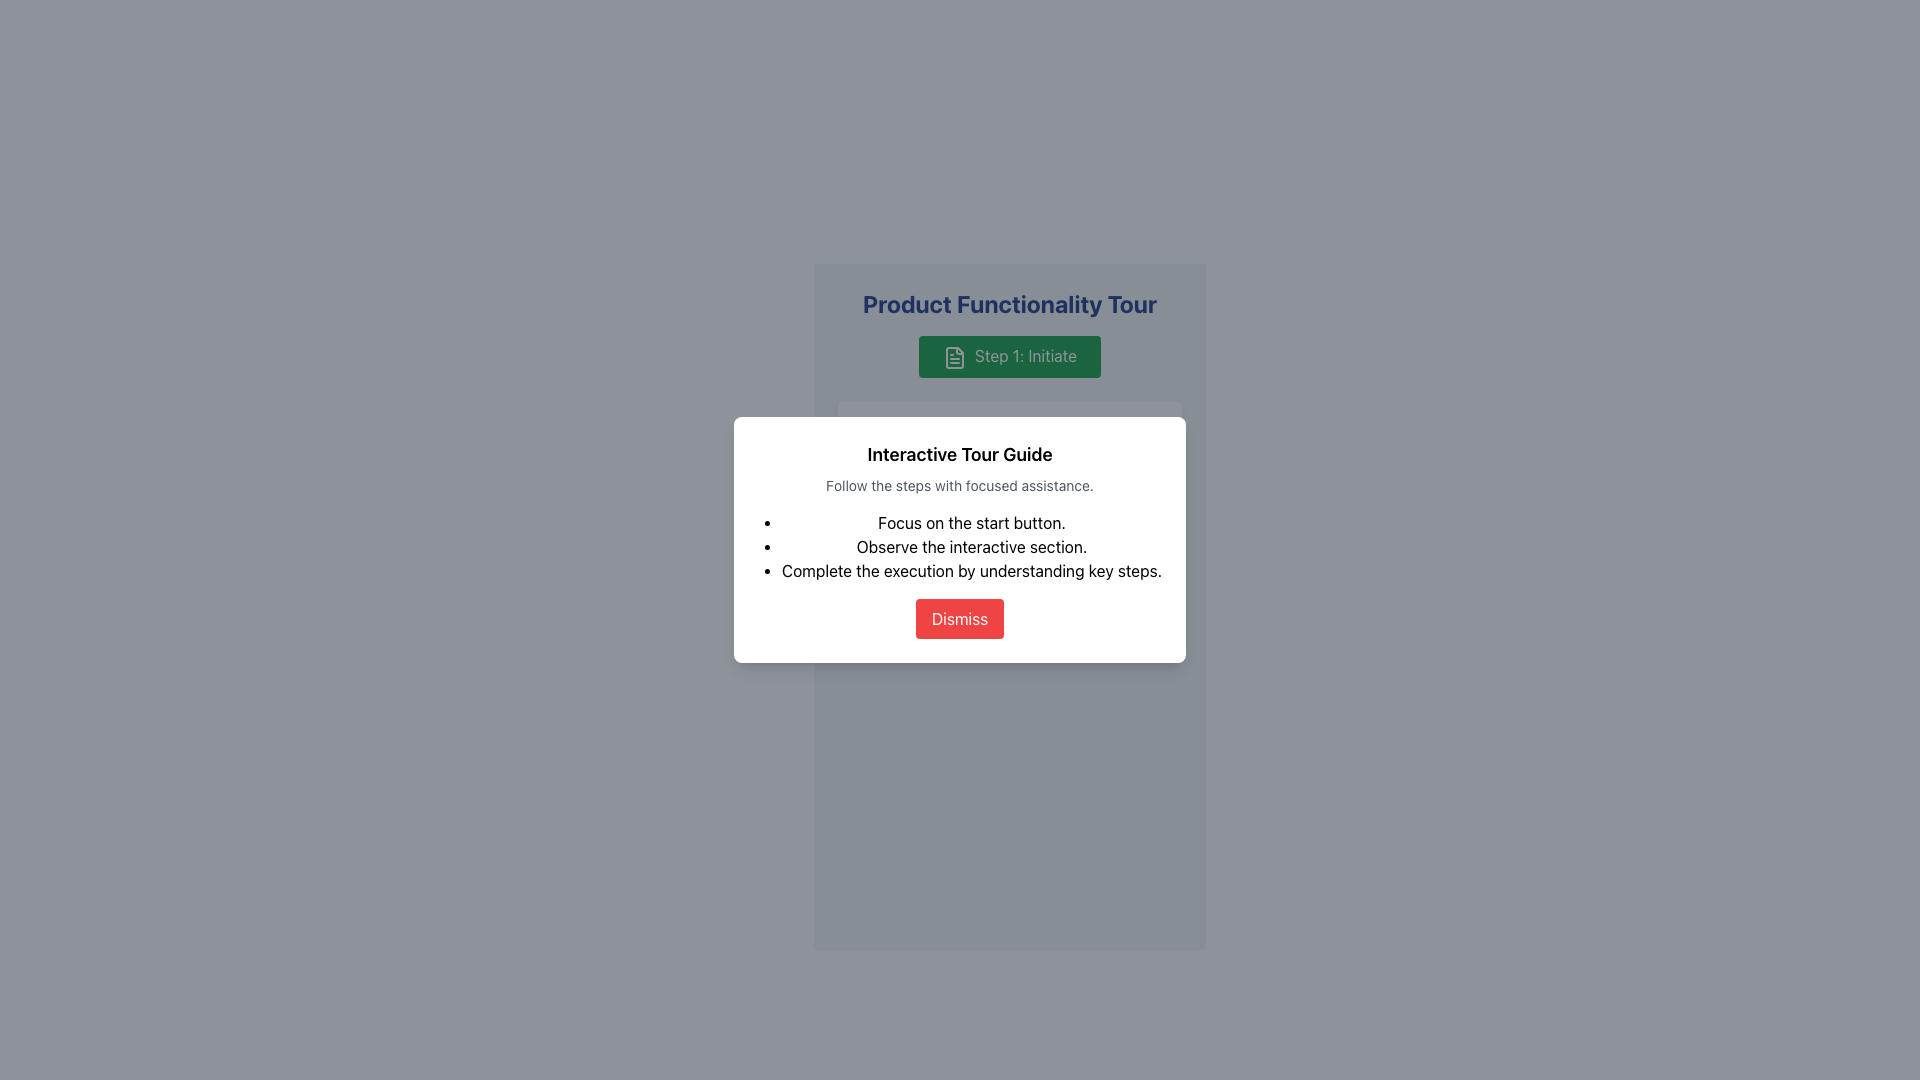 This screenshot has width=1920, height=1080. What do you see at coordinates (960, 617) in the screenshot?
I see `the red 'Dismiss' button with white text at the bottom of the 'Interactive Tour Guide' dialog` at bounding box center [960, 617].